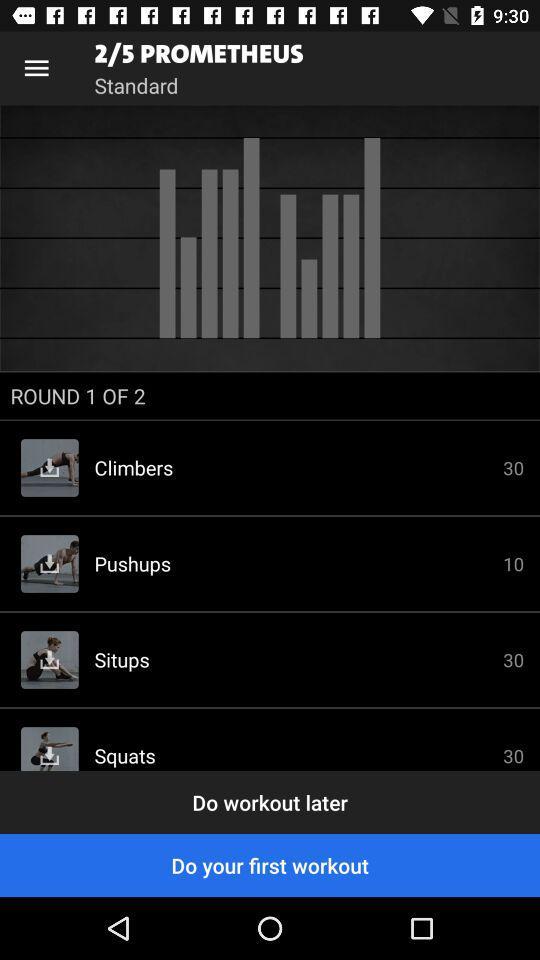 The height and width of the screenshot is (960, 540). Describe the element at coordinates (270, 395) in the screenshot. I see `the icon above the 30 item` at that location.